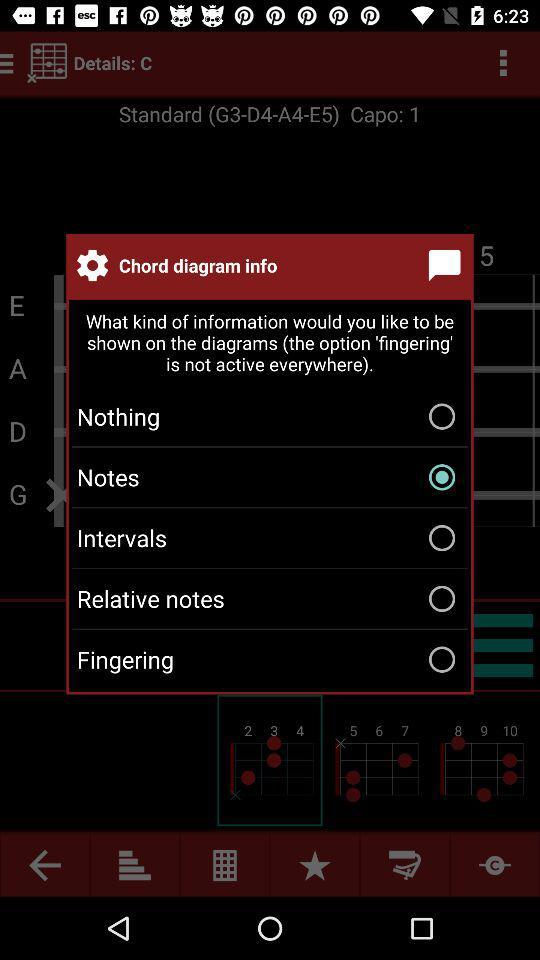  Describe the element at coordinates (270, 537) in the screenshot. I see `item below the notes icon` at that location.